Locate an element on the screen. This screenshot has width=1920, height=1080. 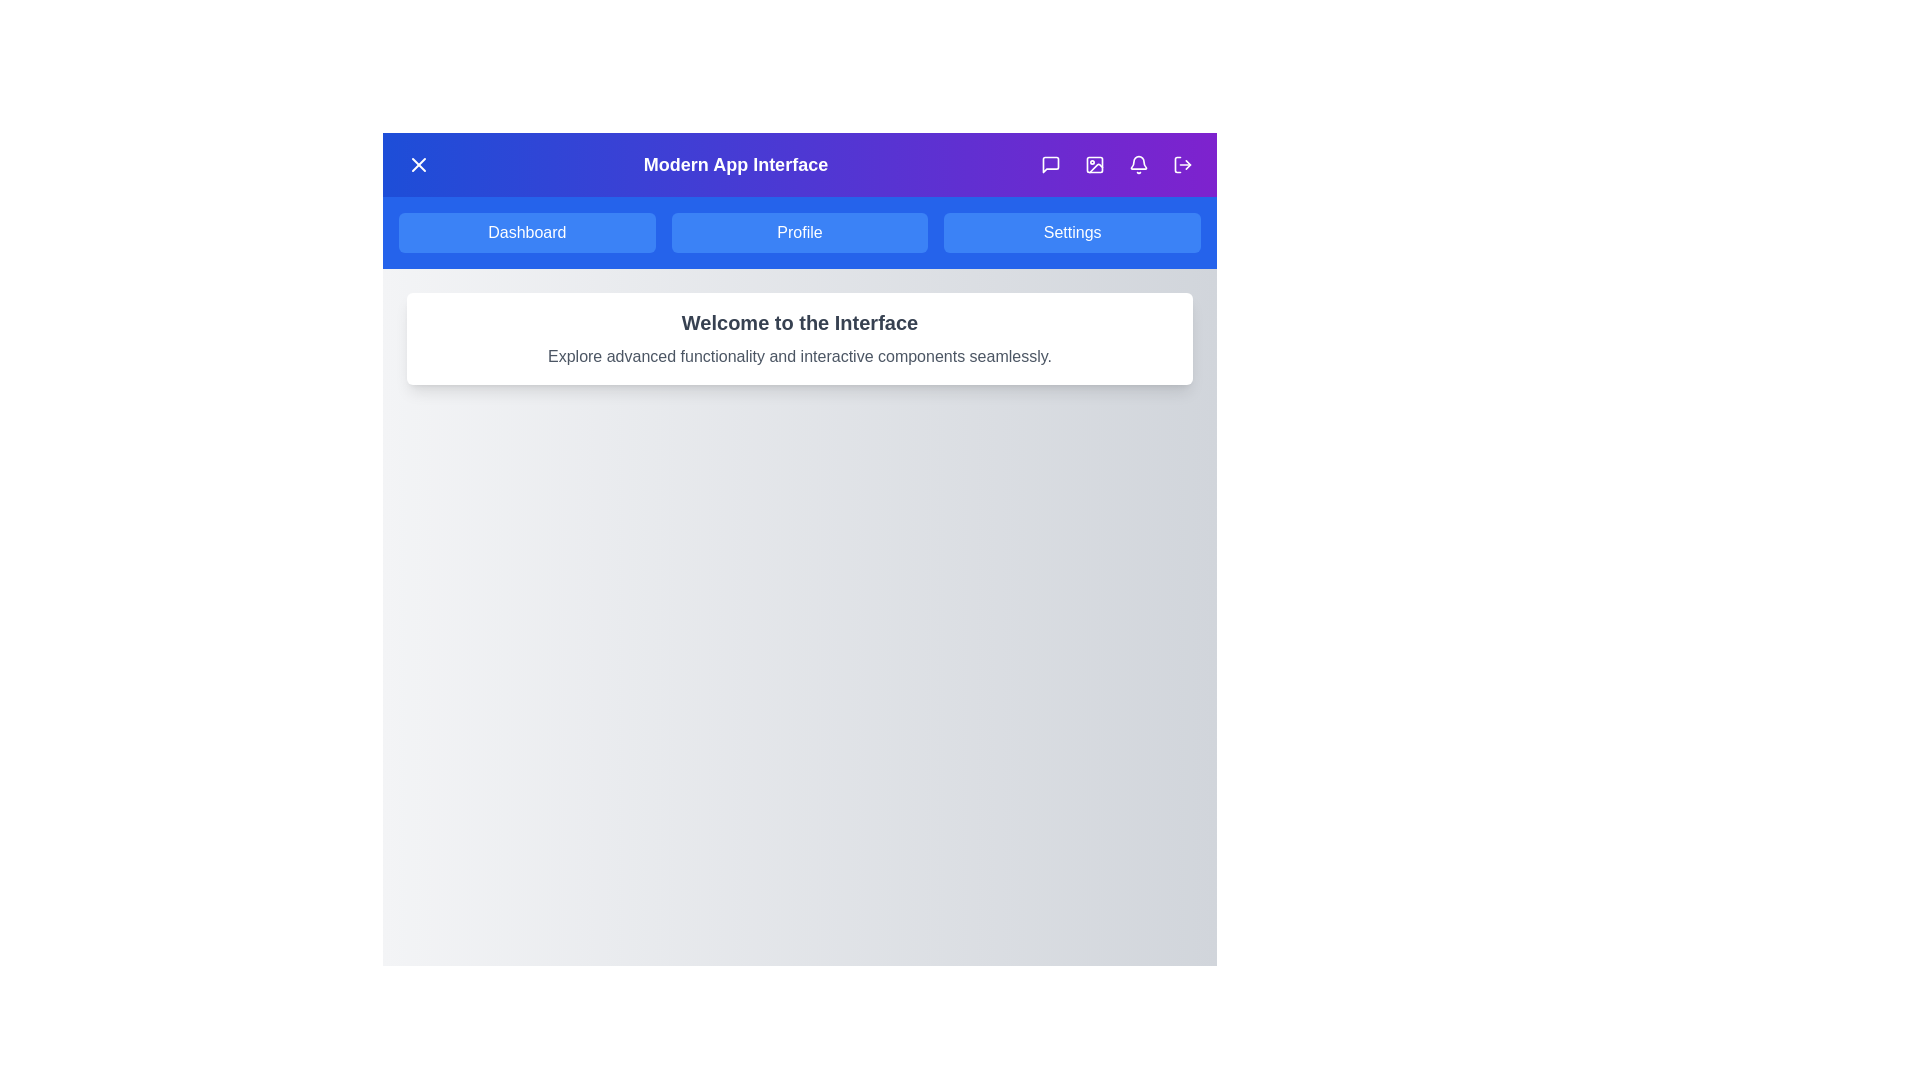
the menu button to toggle the main menu visibility is located at coordinates (417, 164).